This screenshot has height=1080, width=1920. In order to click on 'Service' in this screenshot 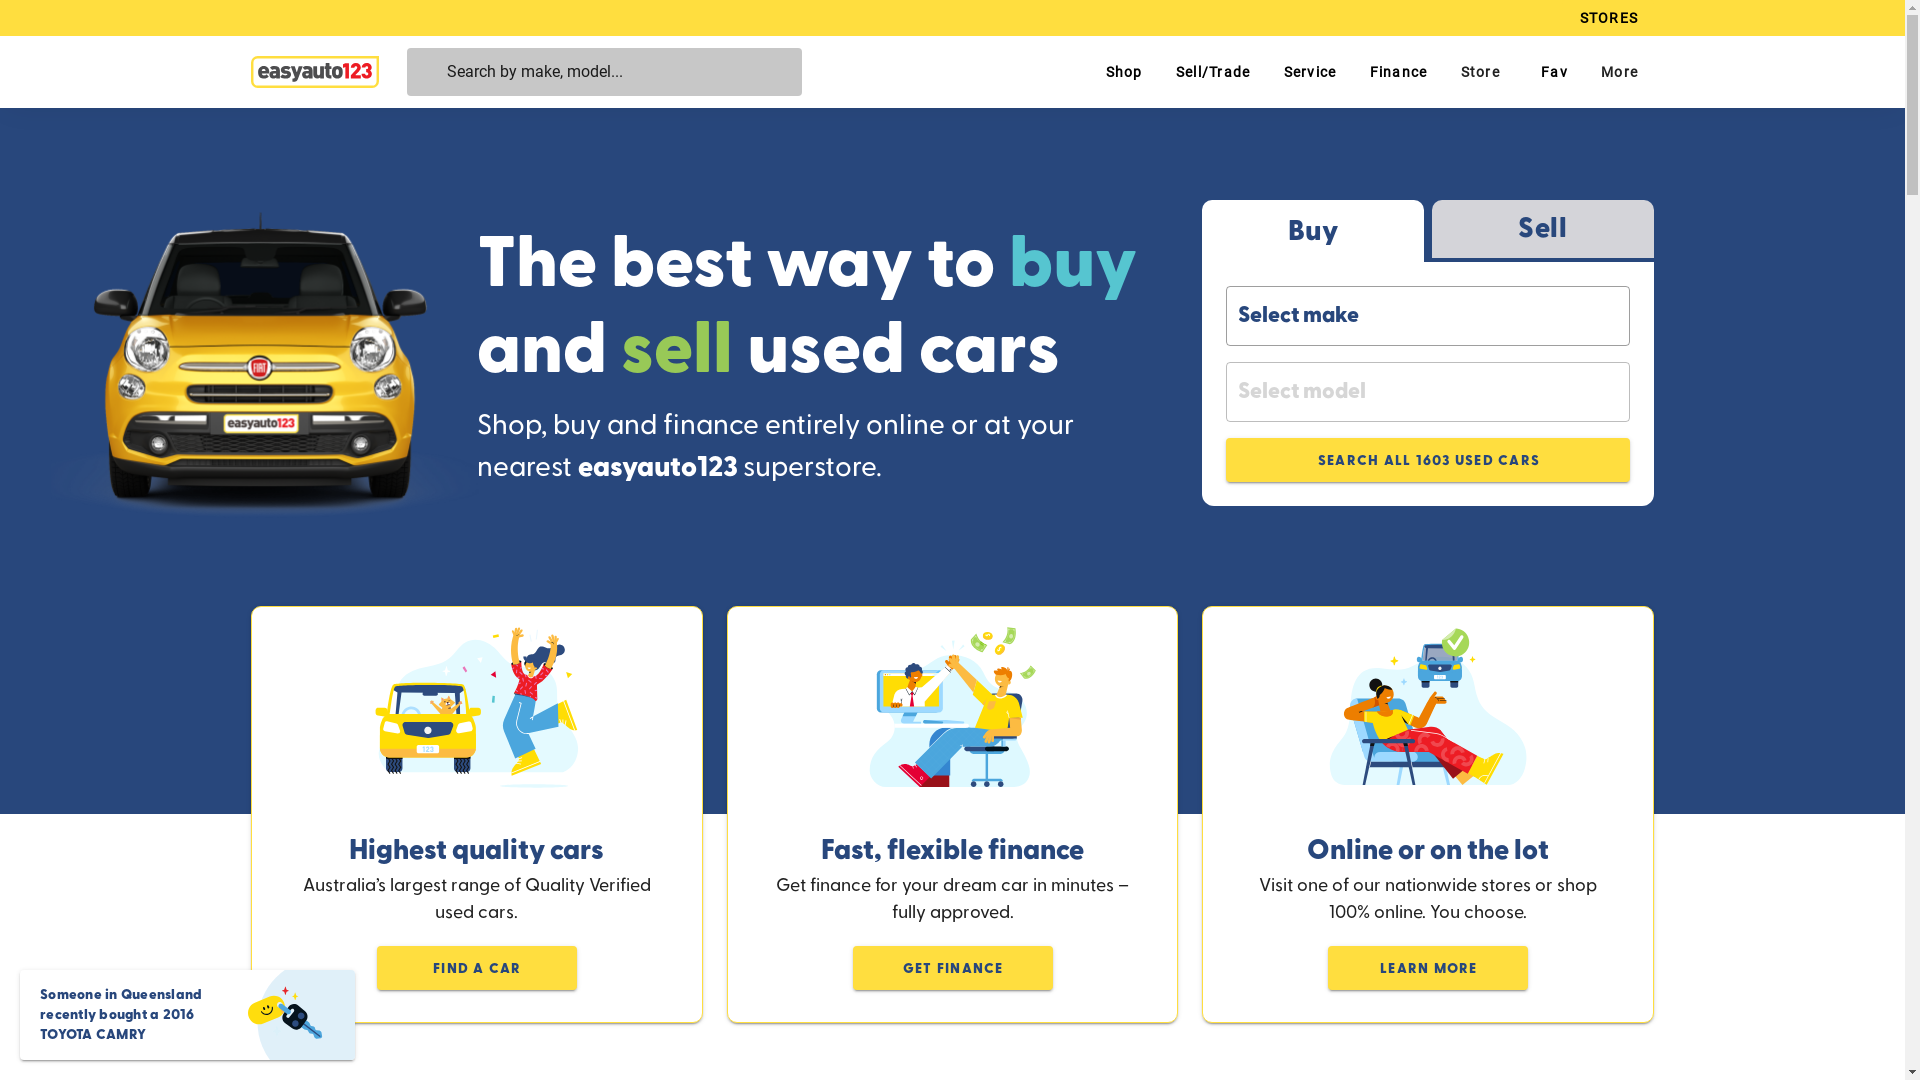, I will do `click(1309, 71)`.